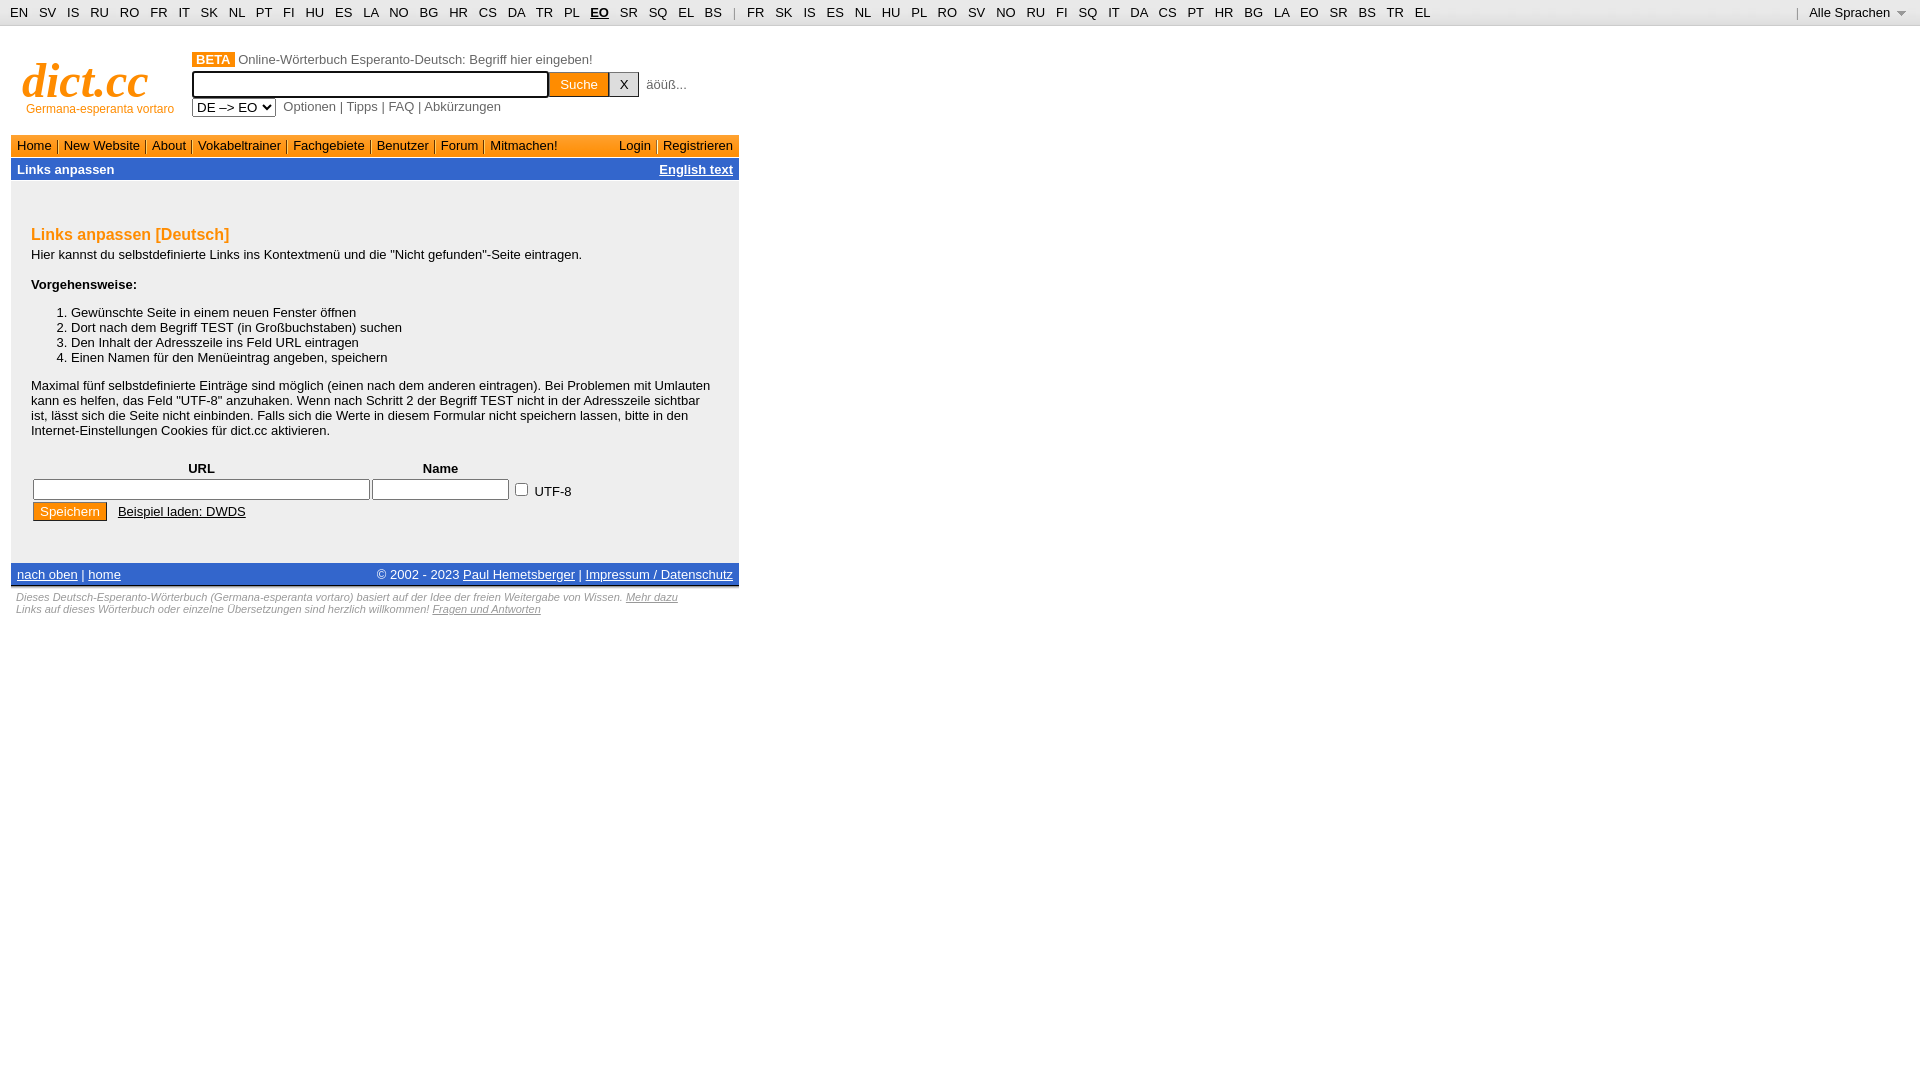 Image resolution: width=1920 pixels, height=1080 pixels. What do you see at coordinates (1112, 12) in the screenshot?
I see `'IT'` at bounding box center [1112, 12].